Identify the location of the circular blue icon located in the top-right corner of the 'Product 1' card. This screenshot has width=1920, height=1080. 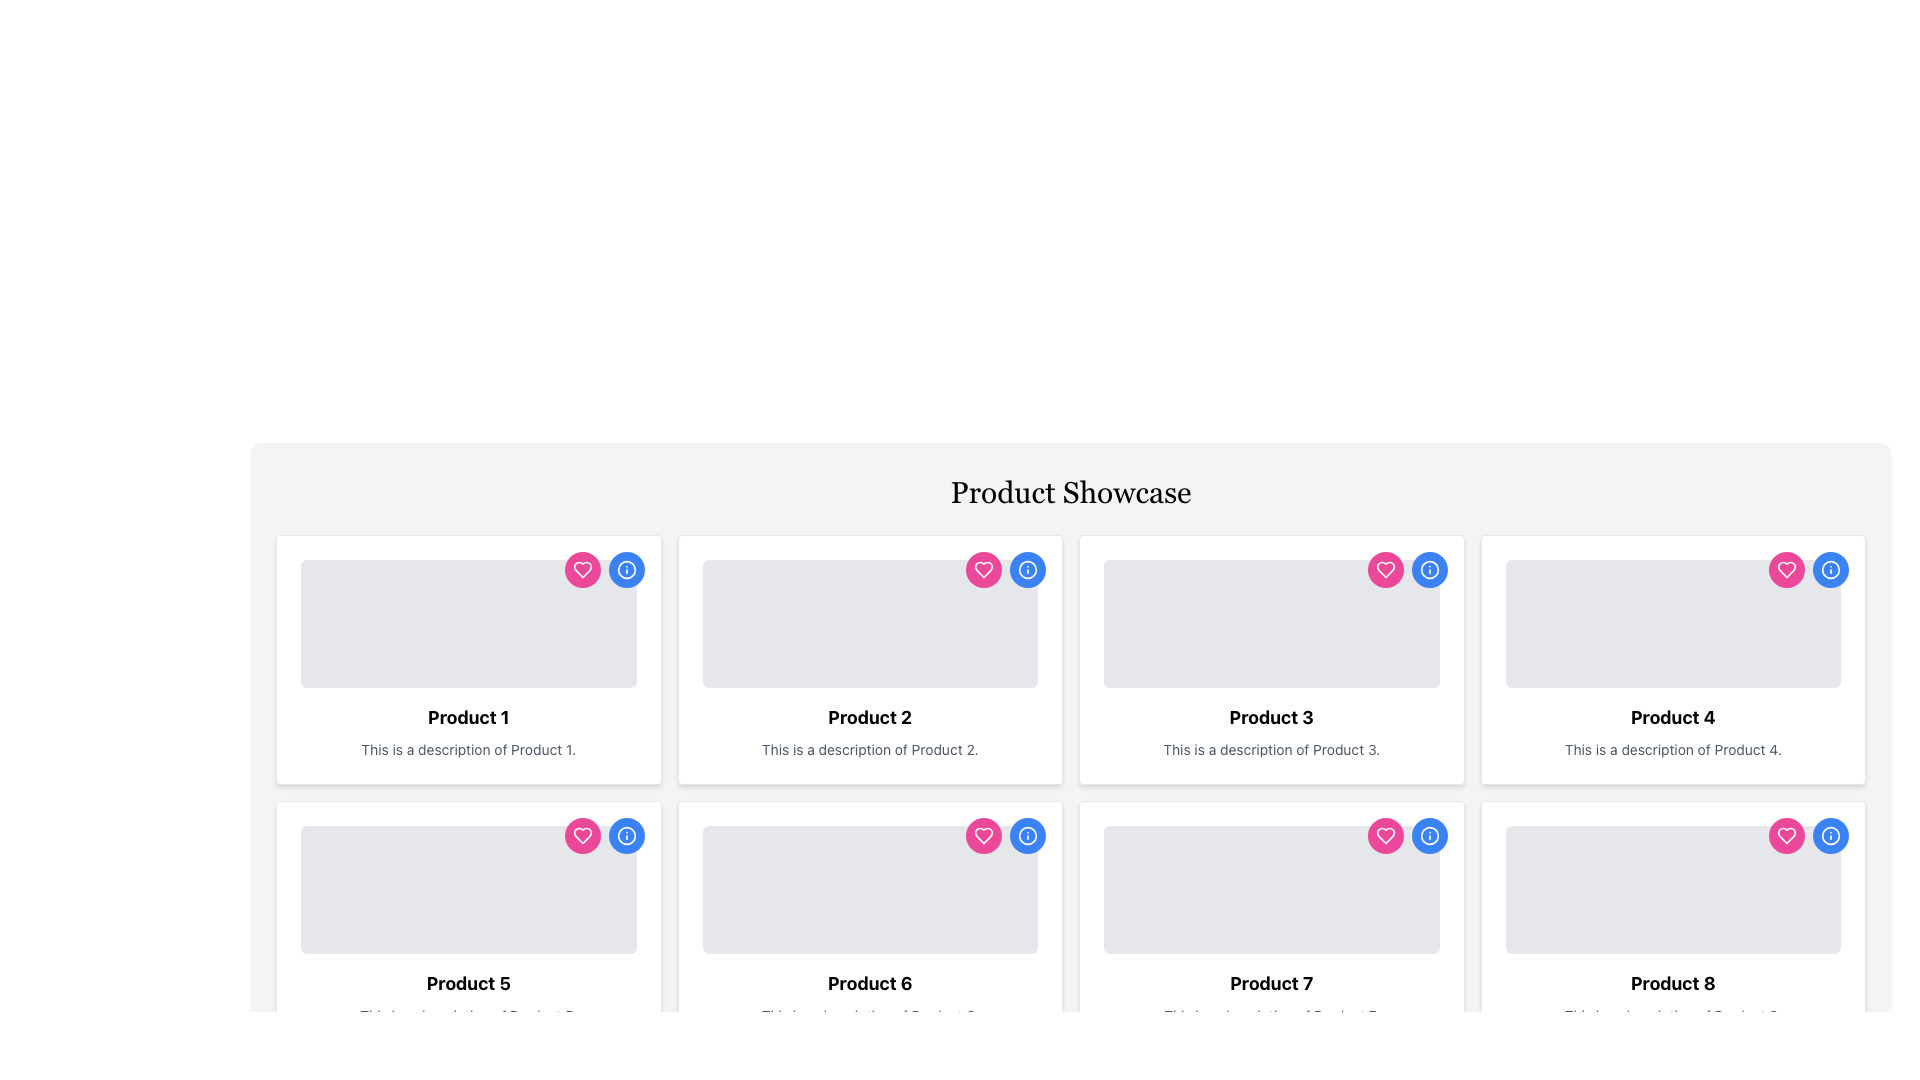
(625, 570).